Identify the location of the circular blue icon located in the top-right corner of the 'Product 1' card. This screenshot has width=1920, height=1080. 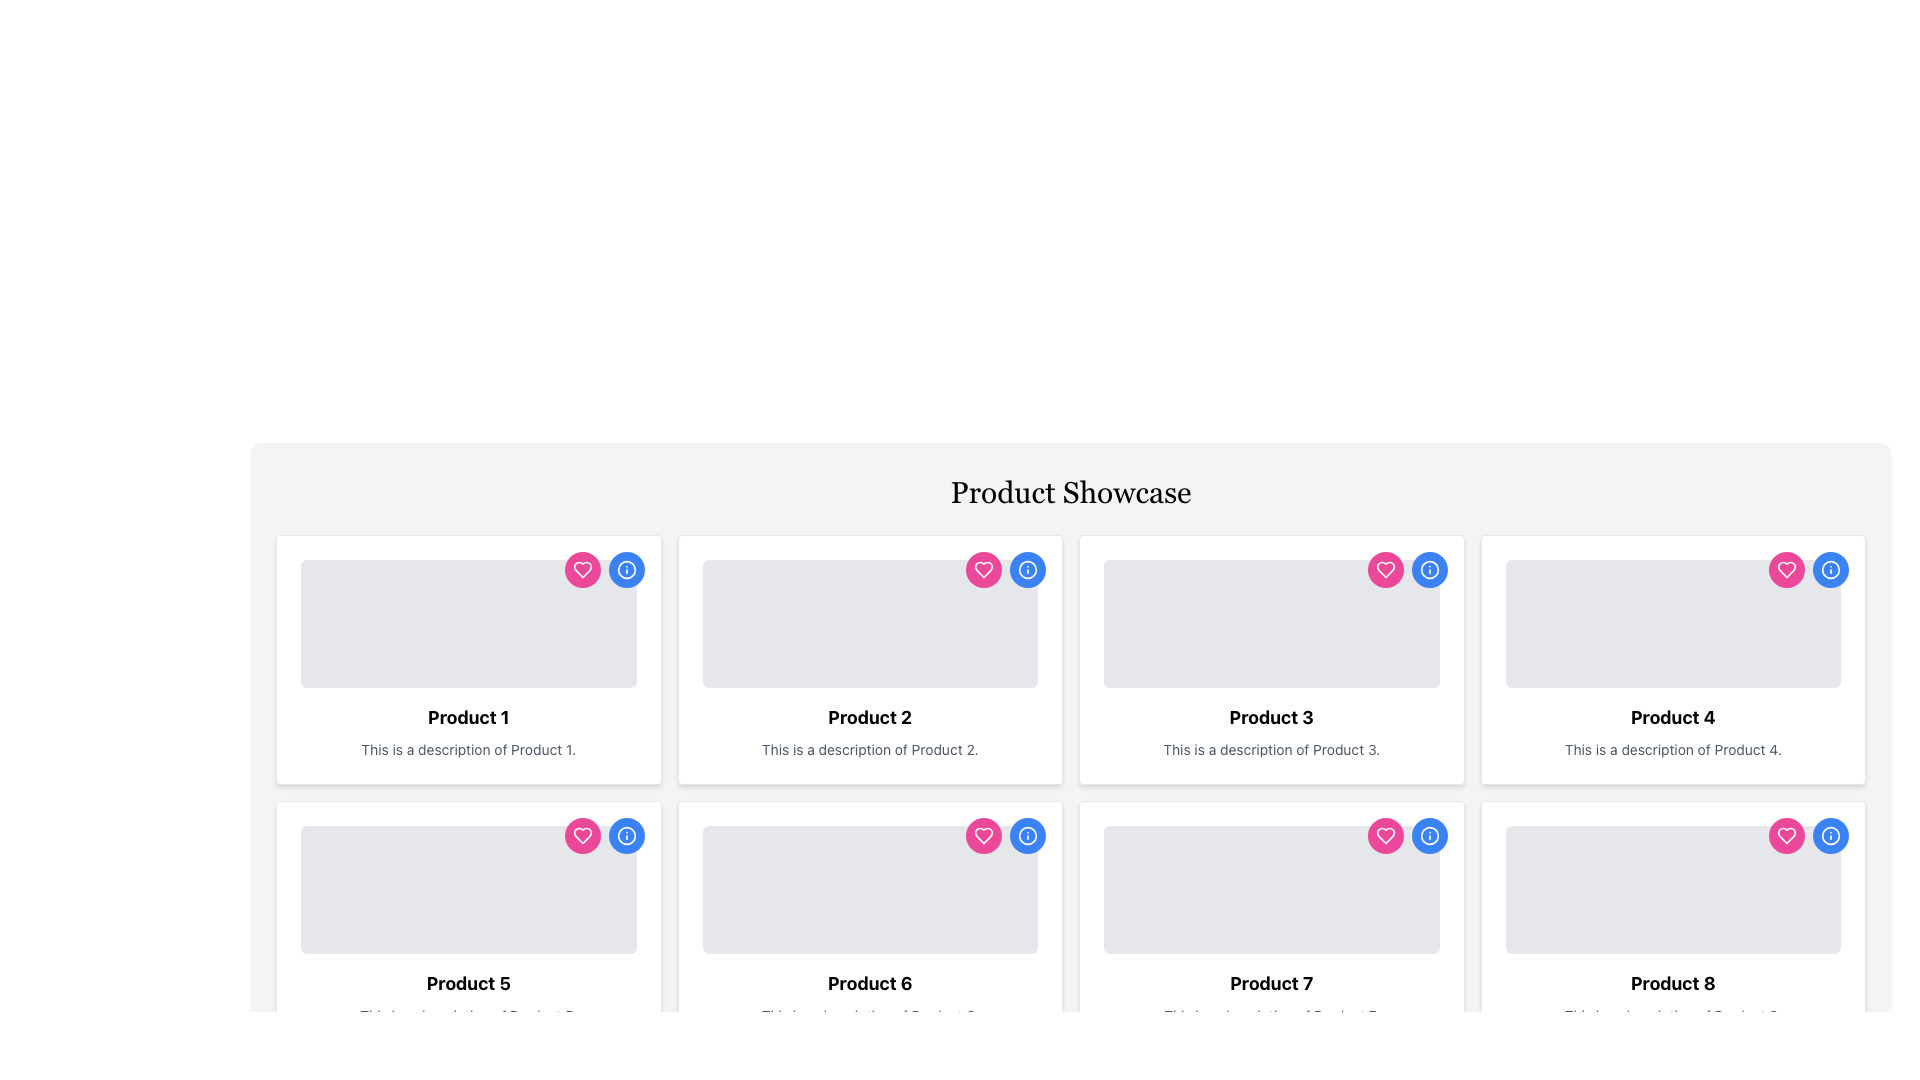
(625, 570).